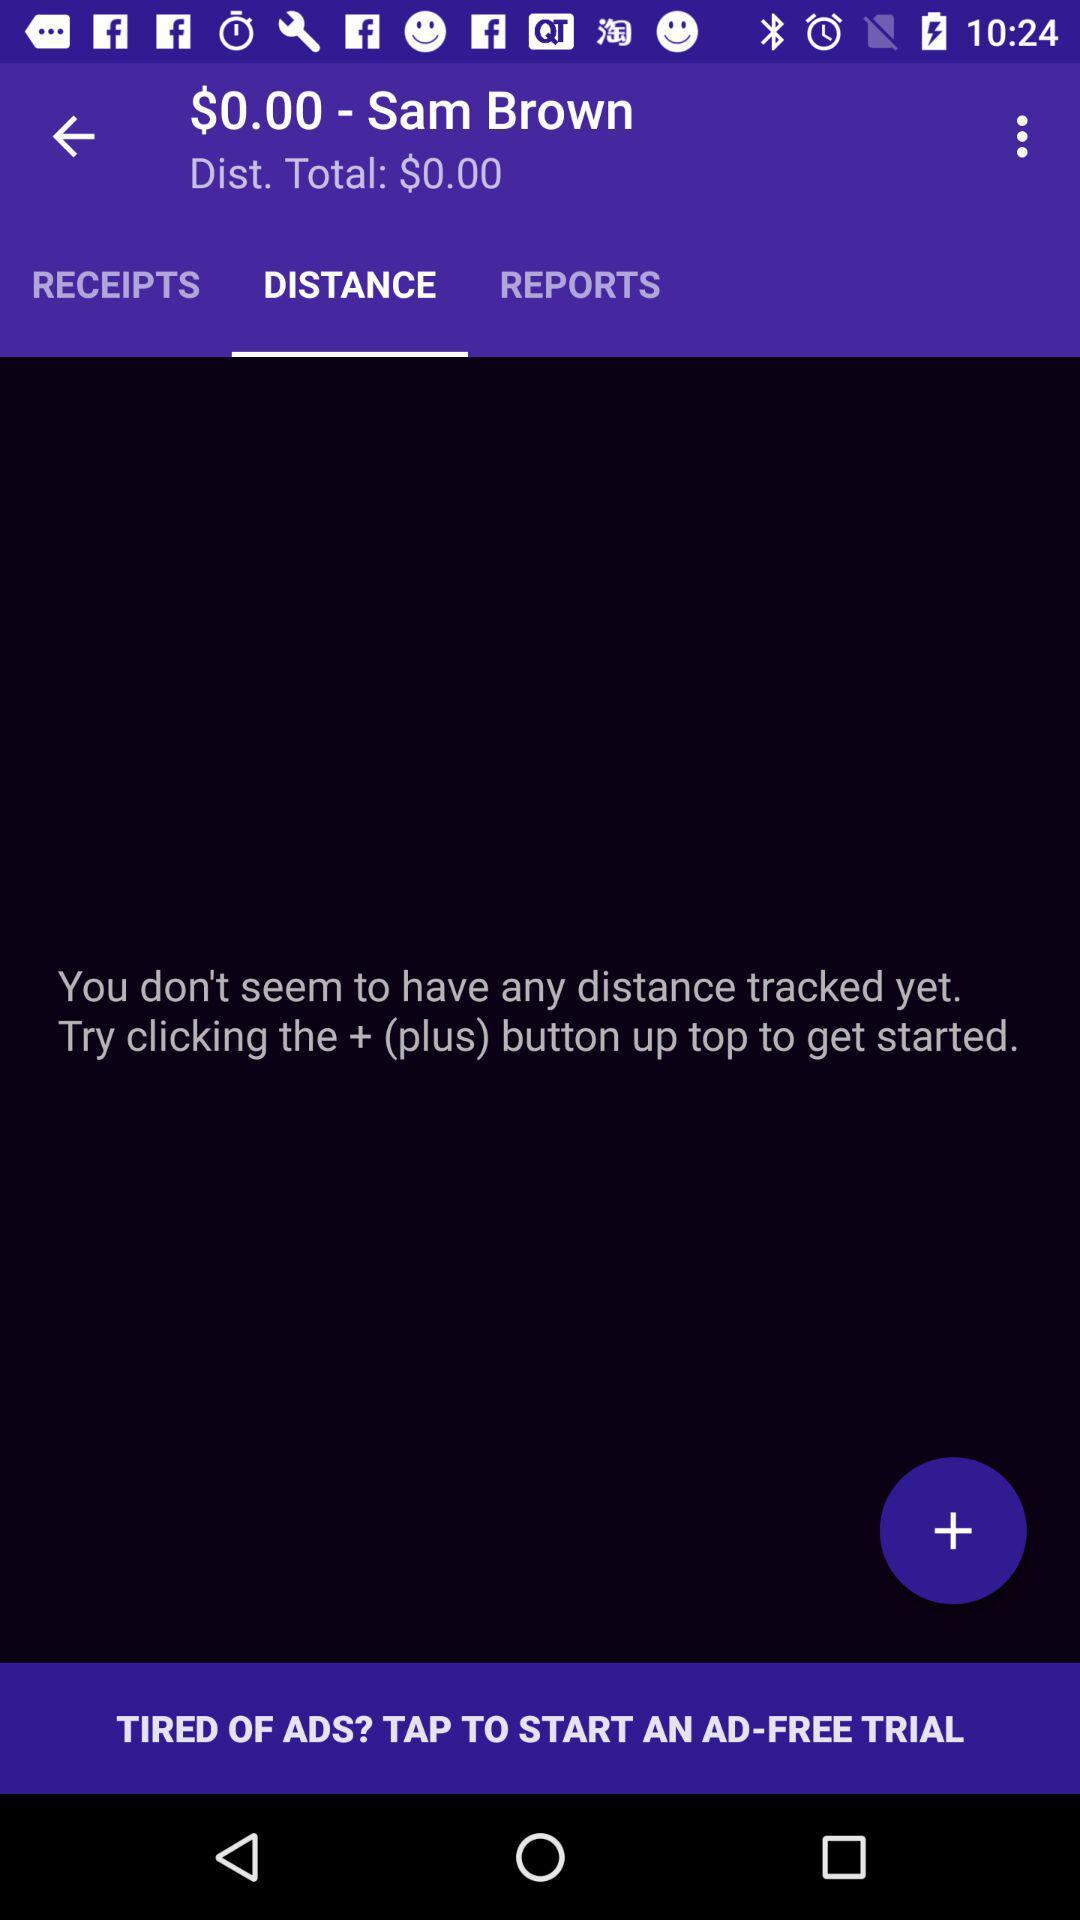 This screenshot has width=1080, height=1920. I want to click on the item above you don t, so click(580, 282).